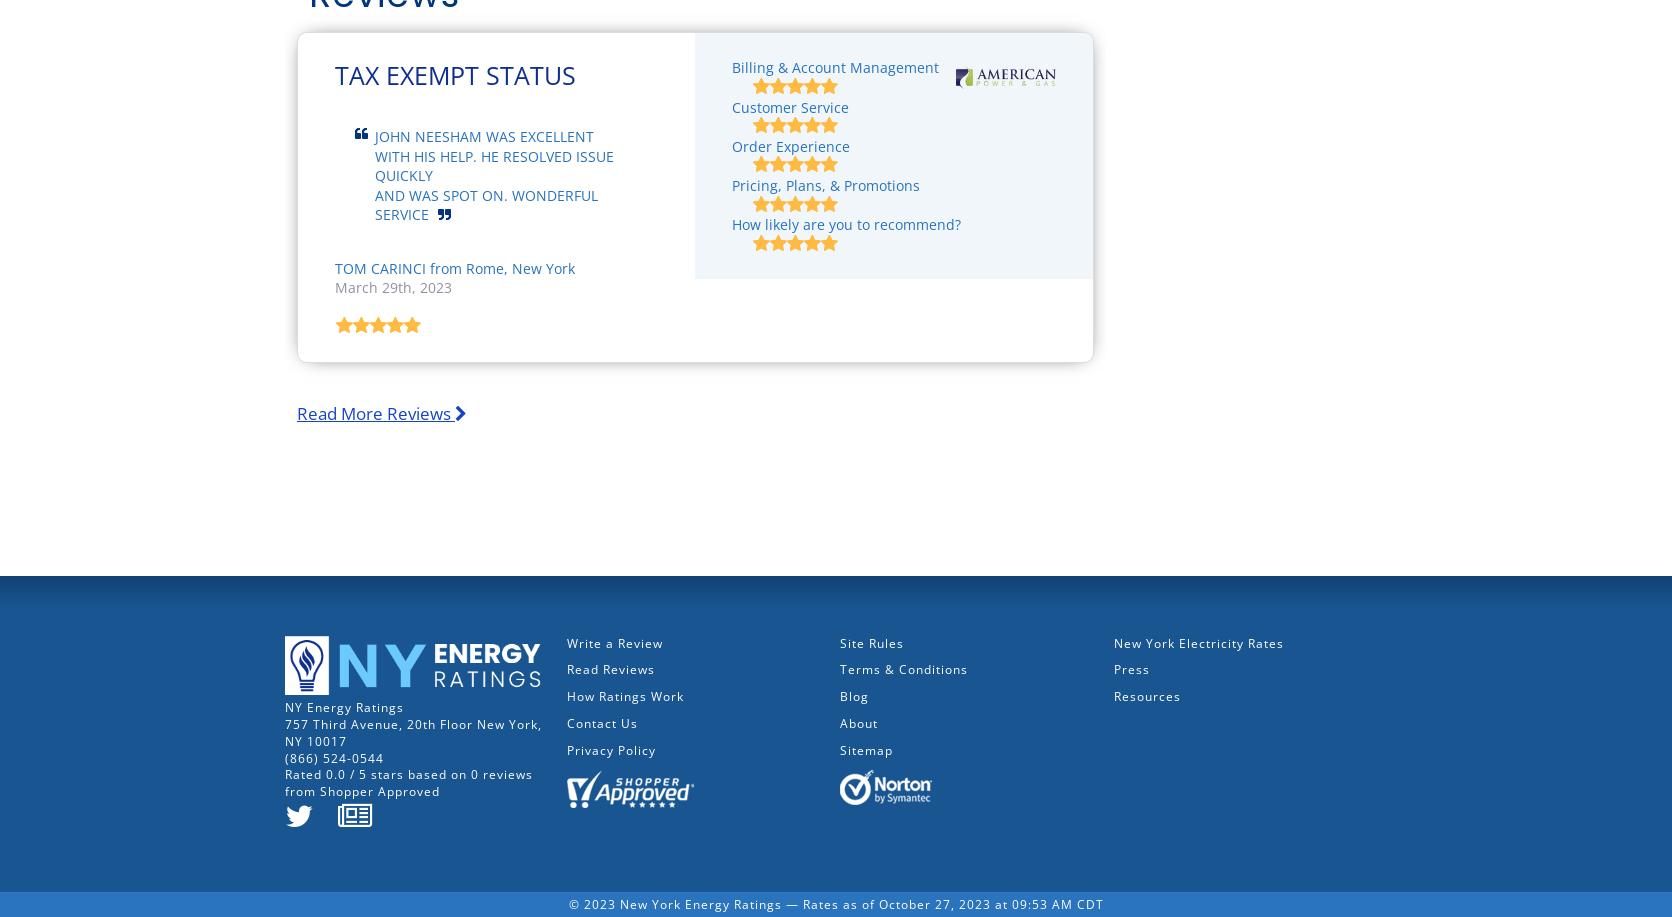  What do you see at coordinates (379, 791) in the screenshot?
I see `'Shopper Approved'` at bounding box center [379, 791].